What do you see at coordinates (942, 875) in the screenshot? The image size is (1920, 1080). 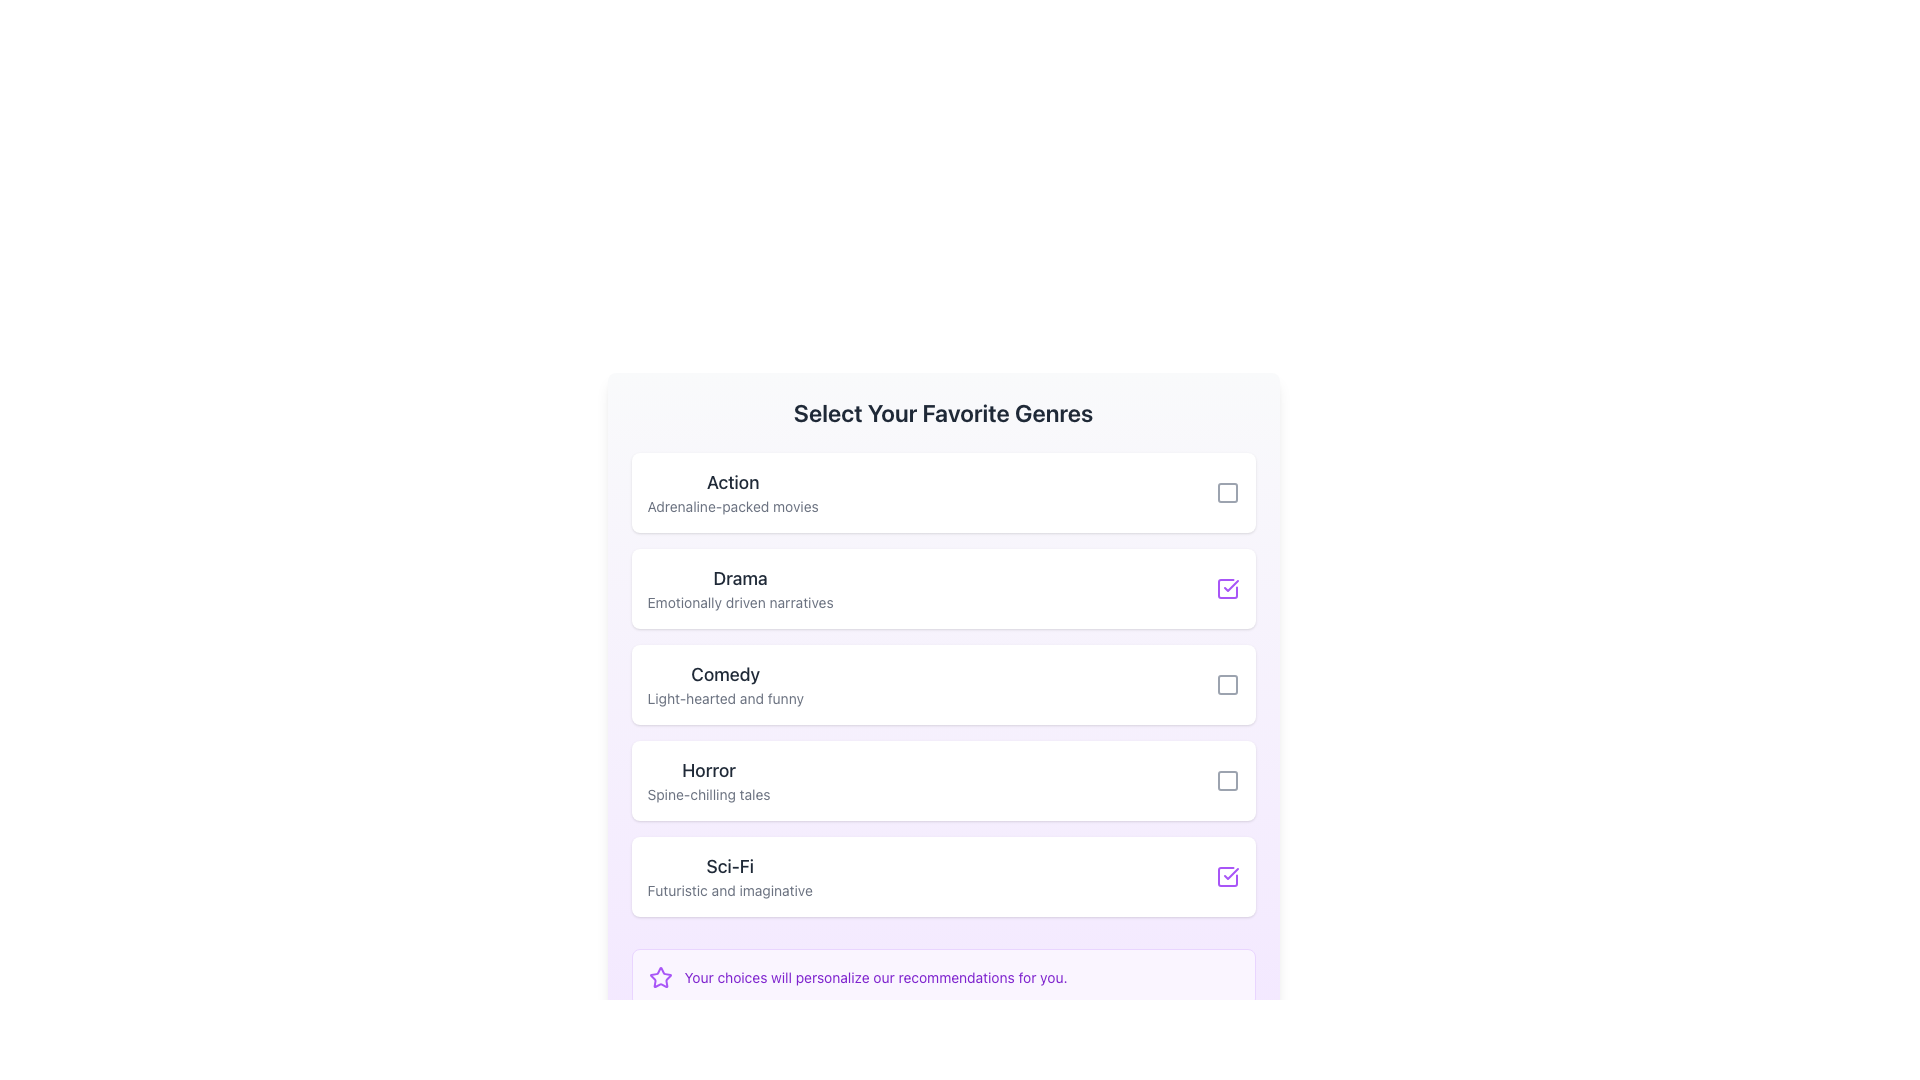 I see `the checkbox for the 'Sci-Fi' genre option in the selectable list item` at bounding box center [942, 875].